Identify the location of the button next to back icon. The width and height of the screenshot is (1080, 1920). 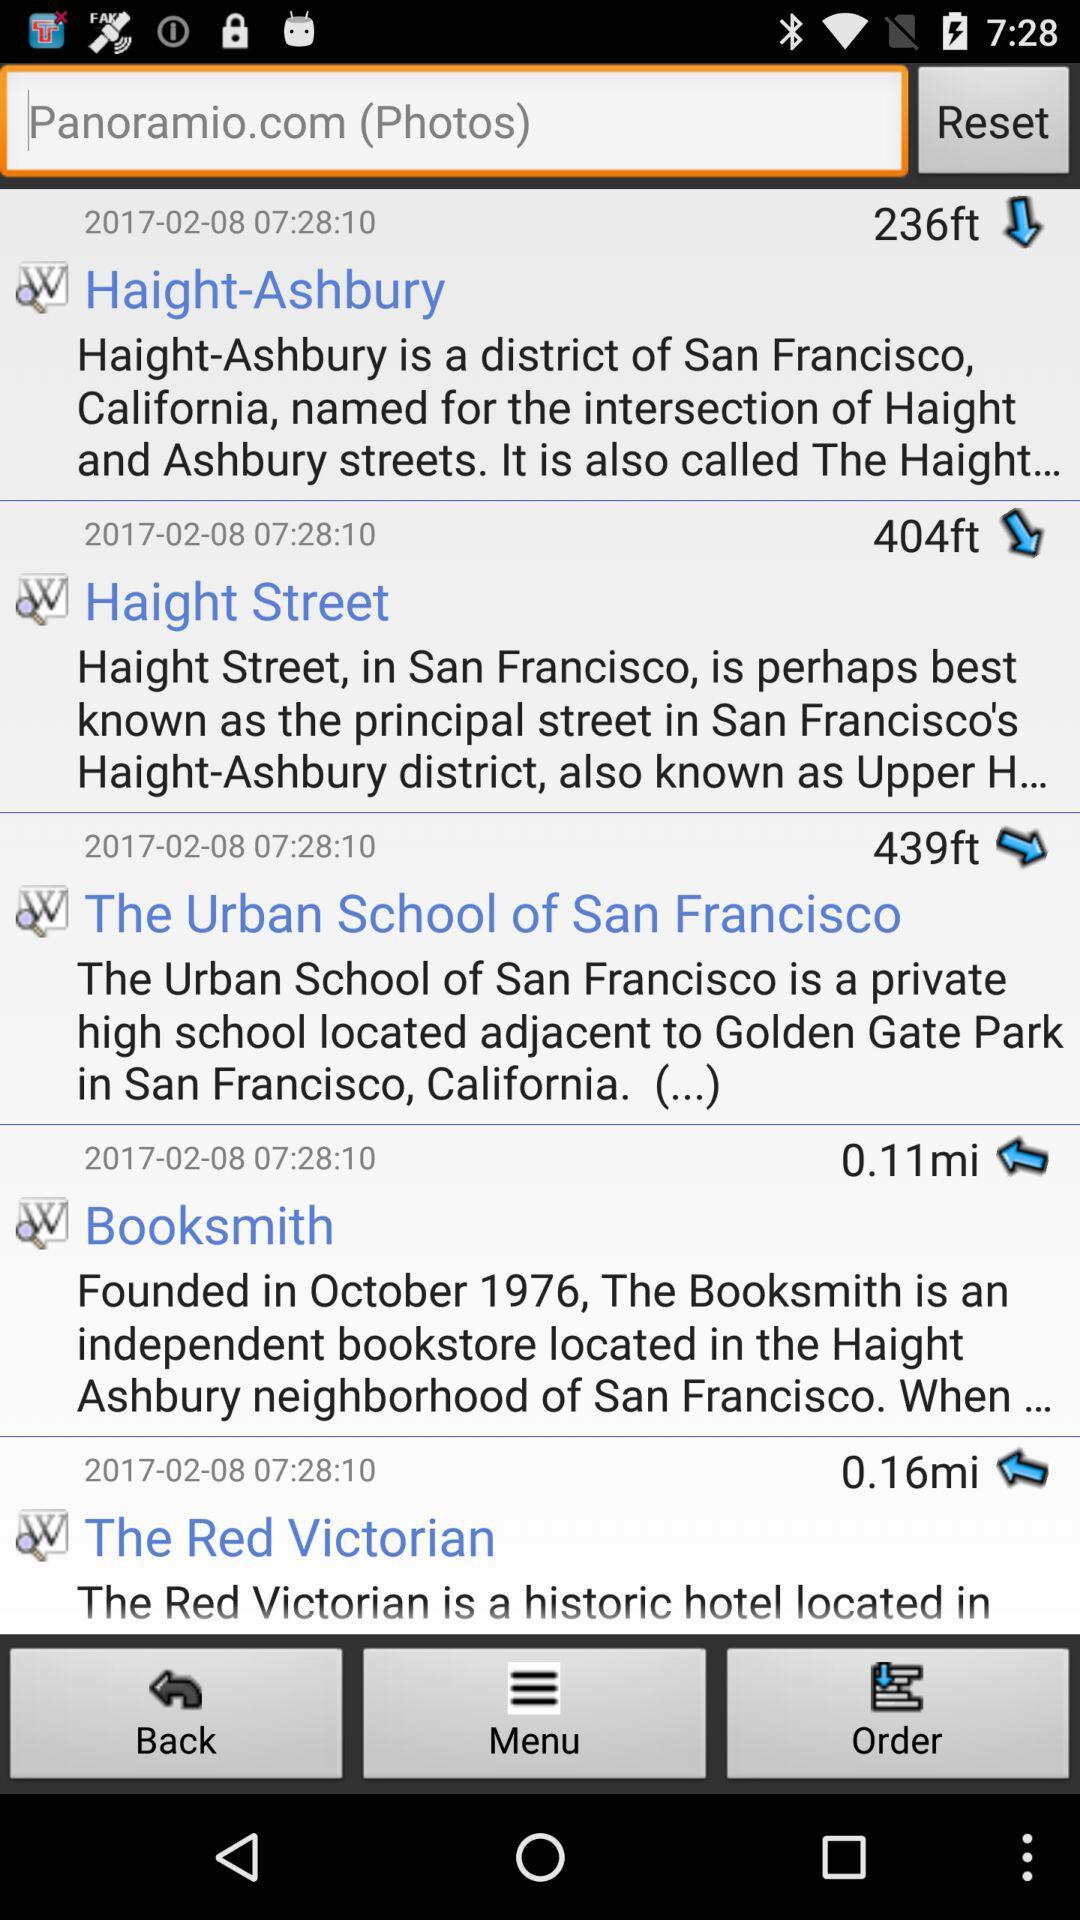
(534, 1718).